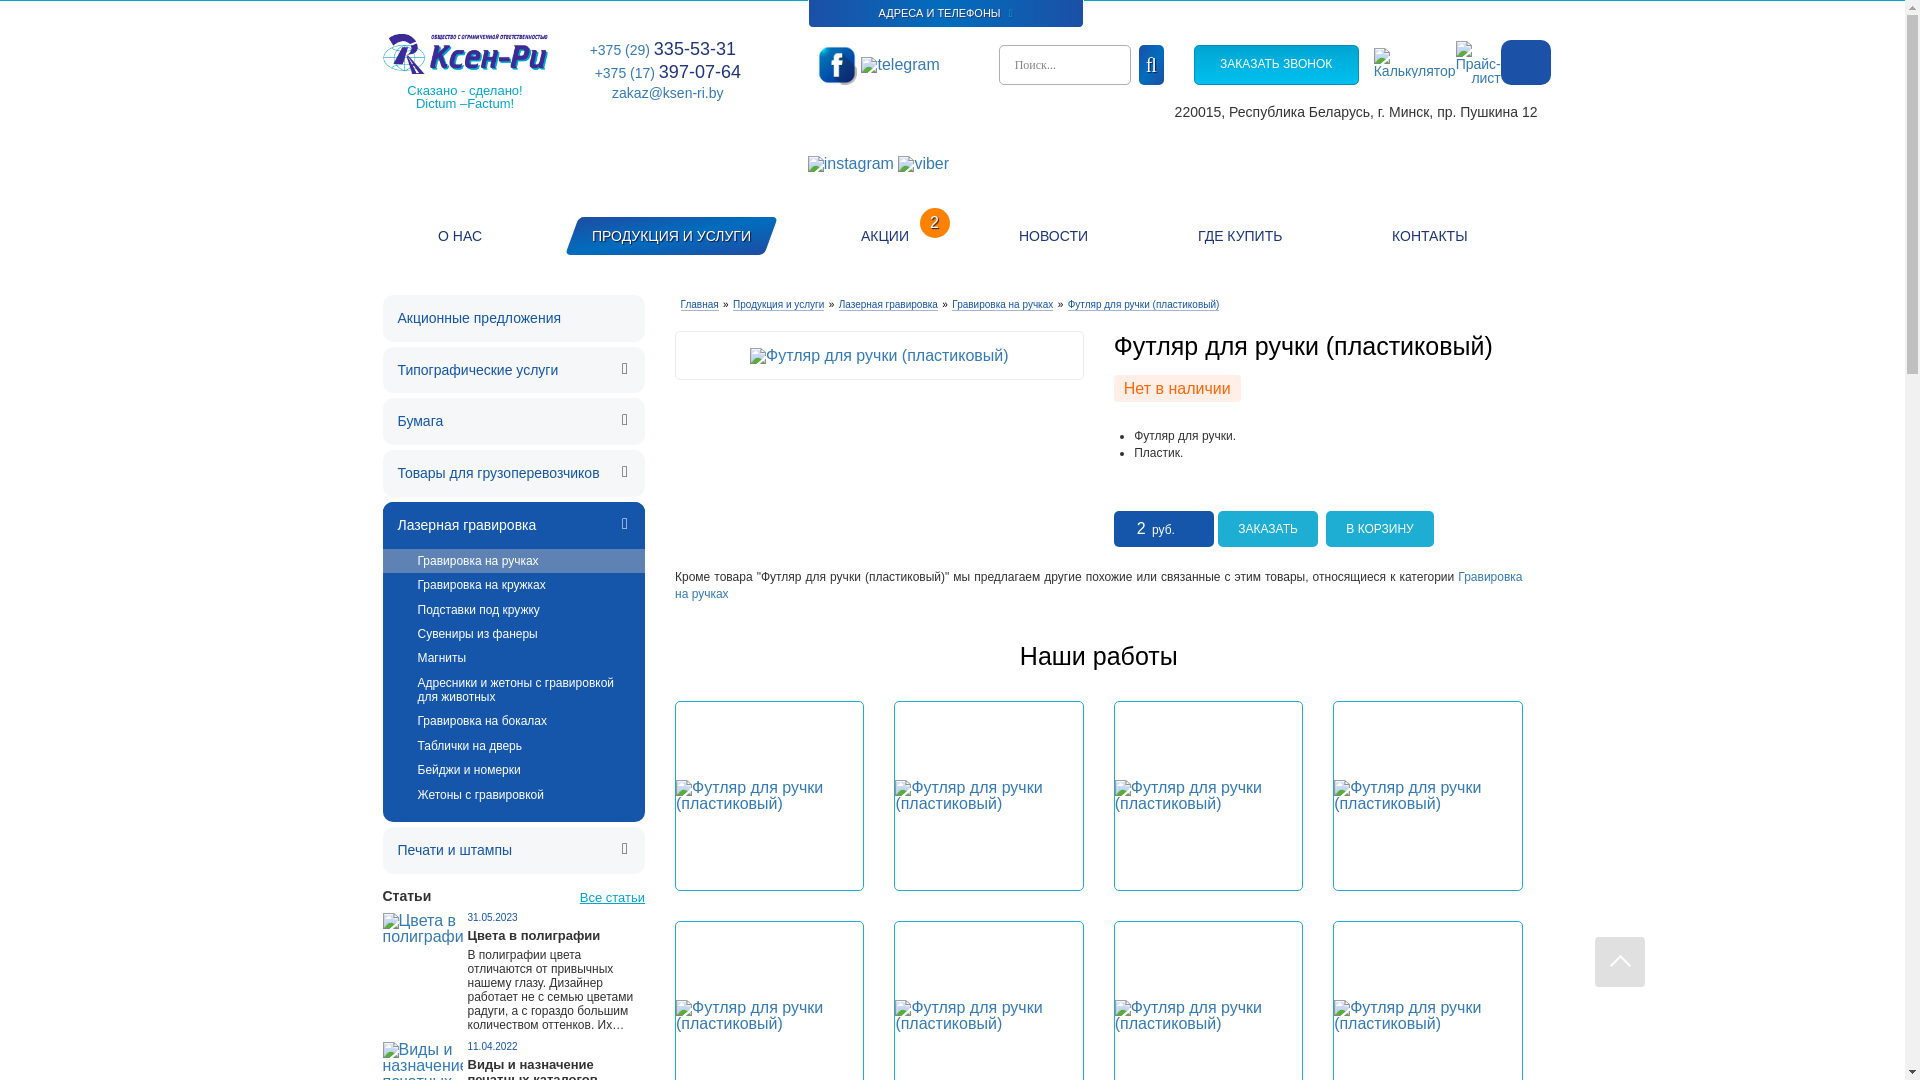 The width and height of the screenshot is (1920, 1080). What do you see at coordinates (668, 71) in the screenshot?
I see `'+375 (17) 397-07-64'` at bounding box center [668, 71].